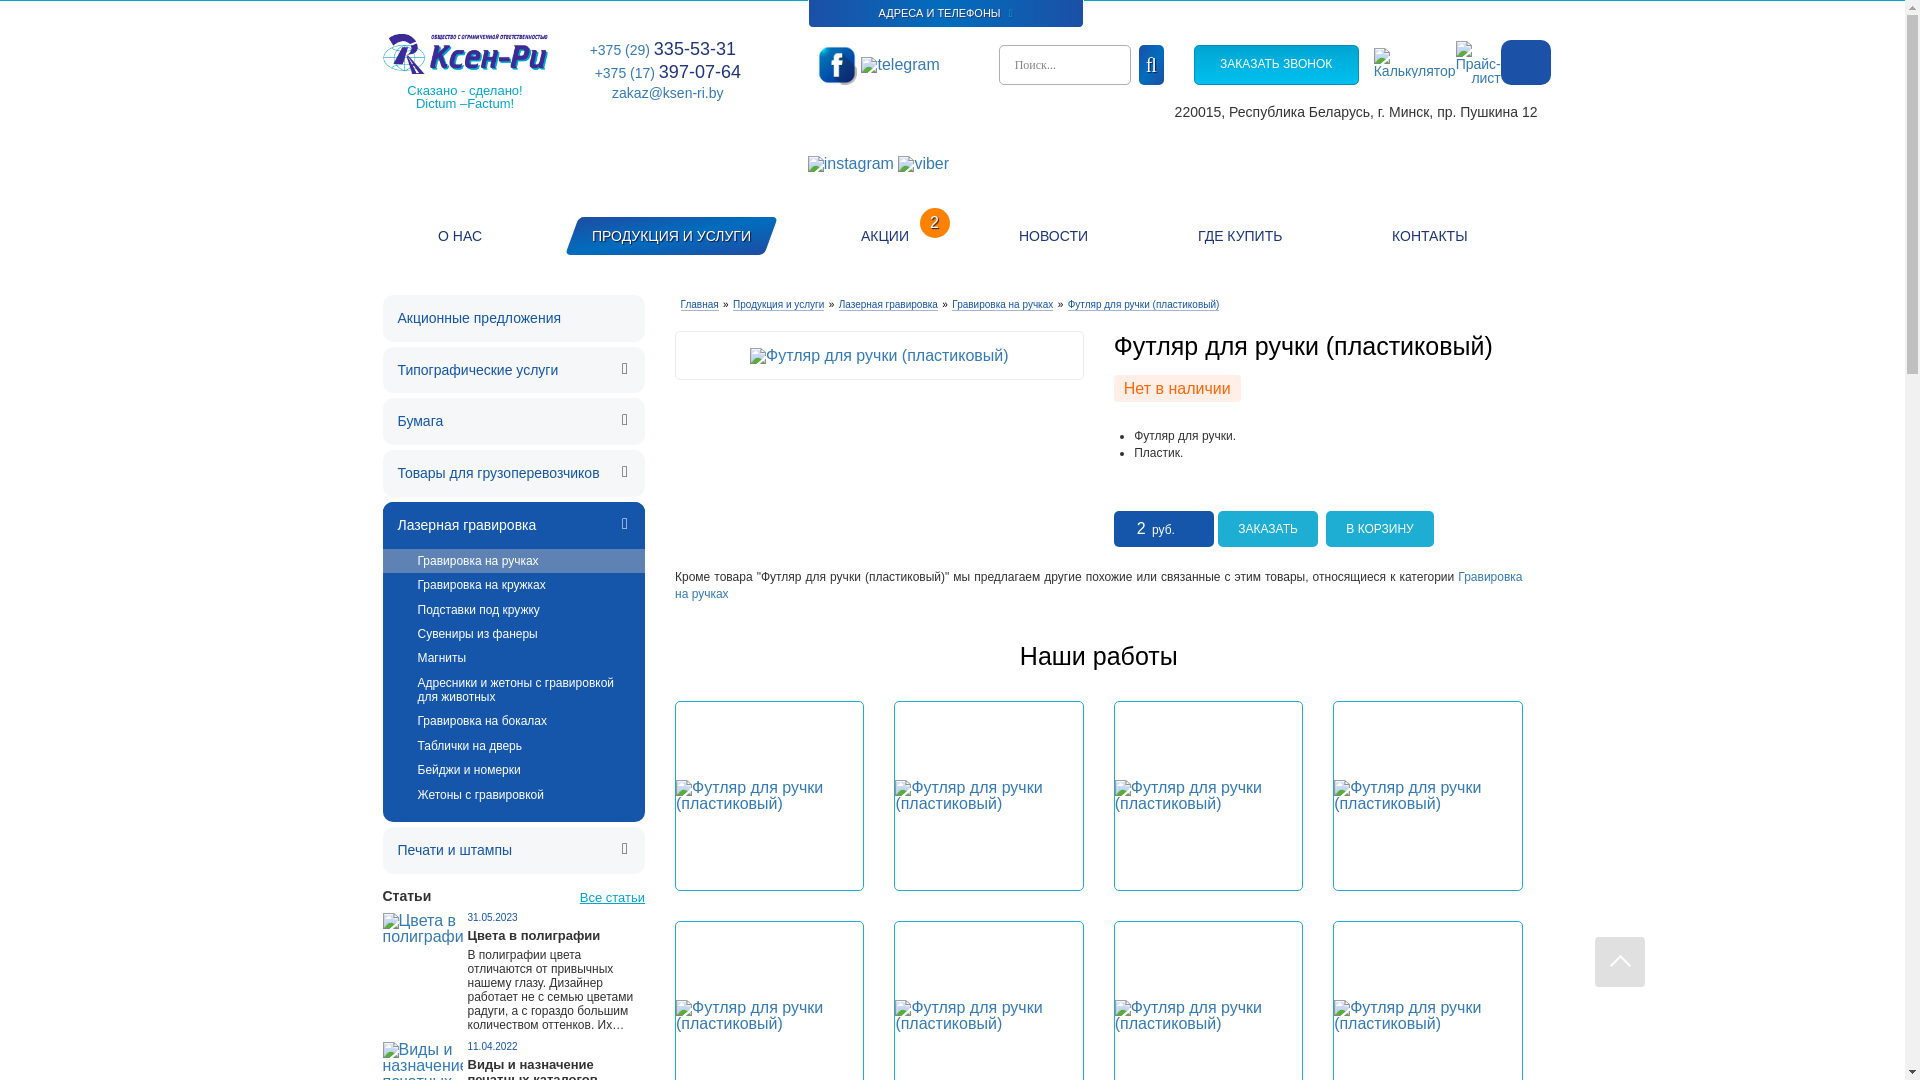 The width and height of the screenshot is (1920, 1080). What do you see at coordinates (668, 71) in the screenshot?
I see `'+375 (17) 397-07-64'` at bounding box center [668, 71].